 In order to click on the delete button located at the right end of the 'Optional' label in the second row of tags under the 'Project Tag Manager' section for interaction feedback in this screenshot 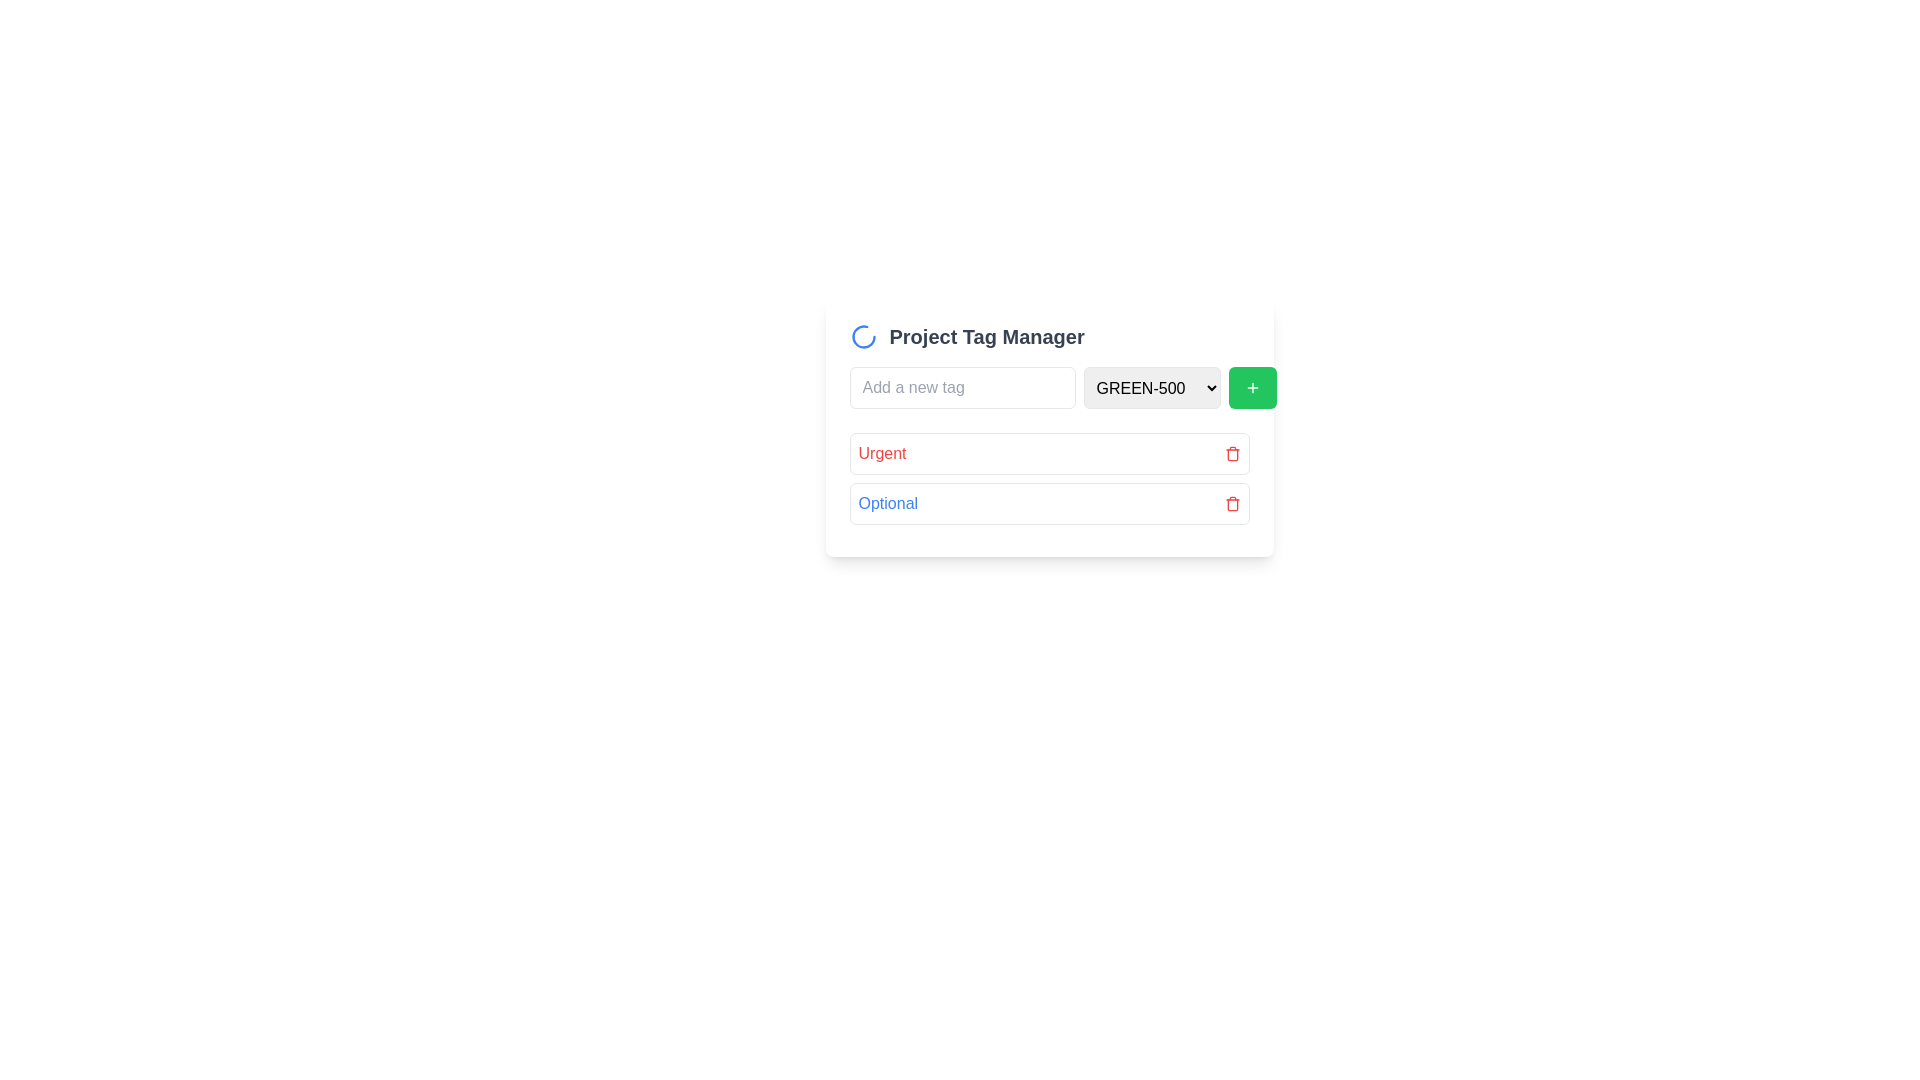, I will do `click(1231, 503)`.